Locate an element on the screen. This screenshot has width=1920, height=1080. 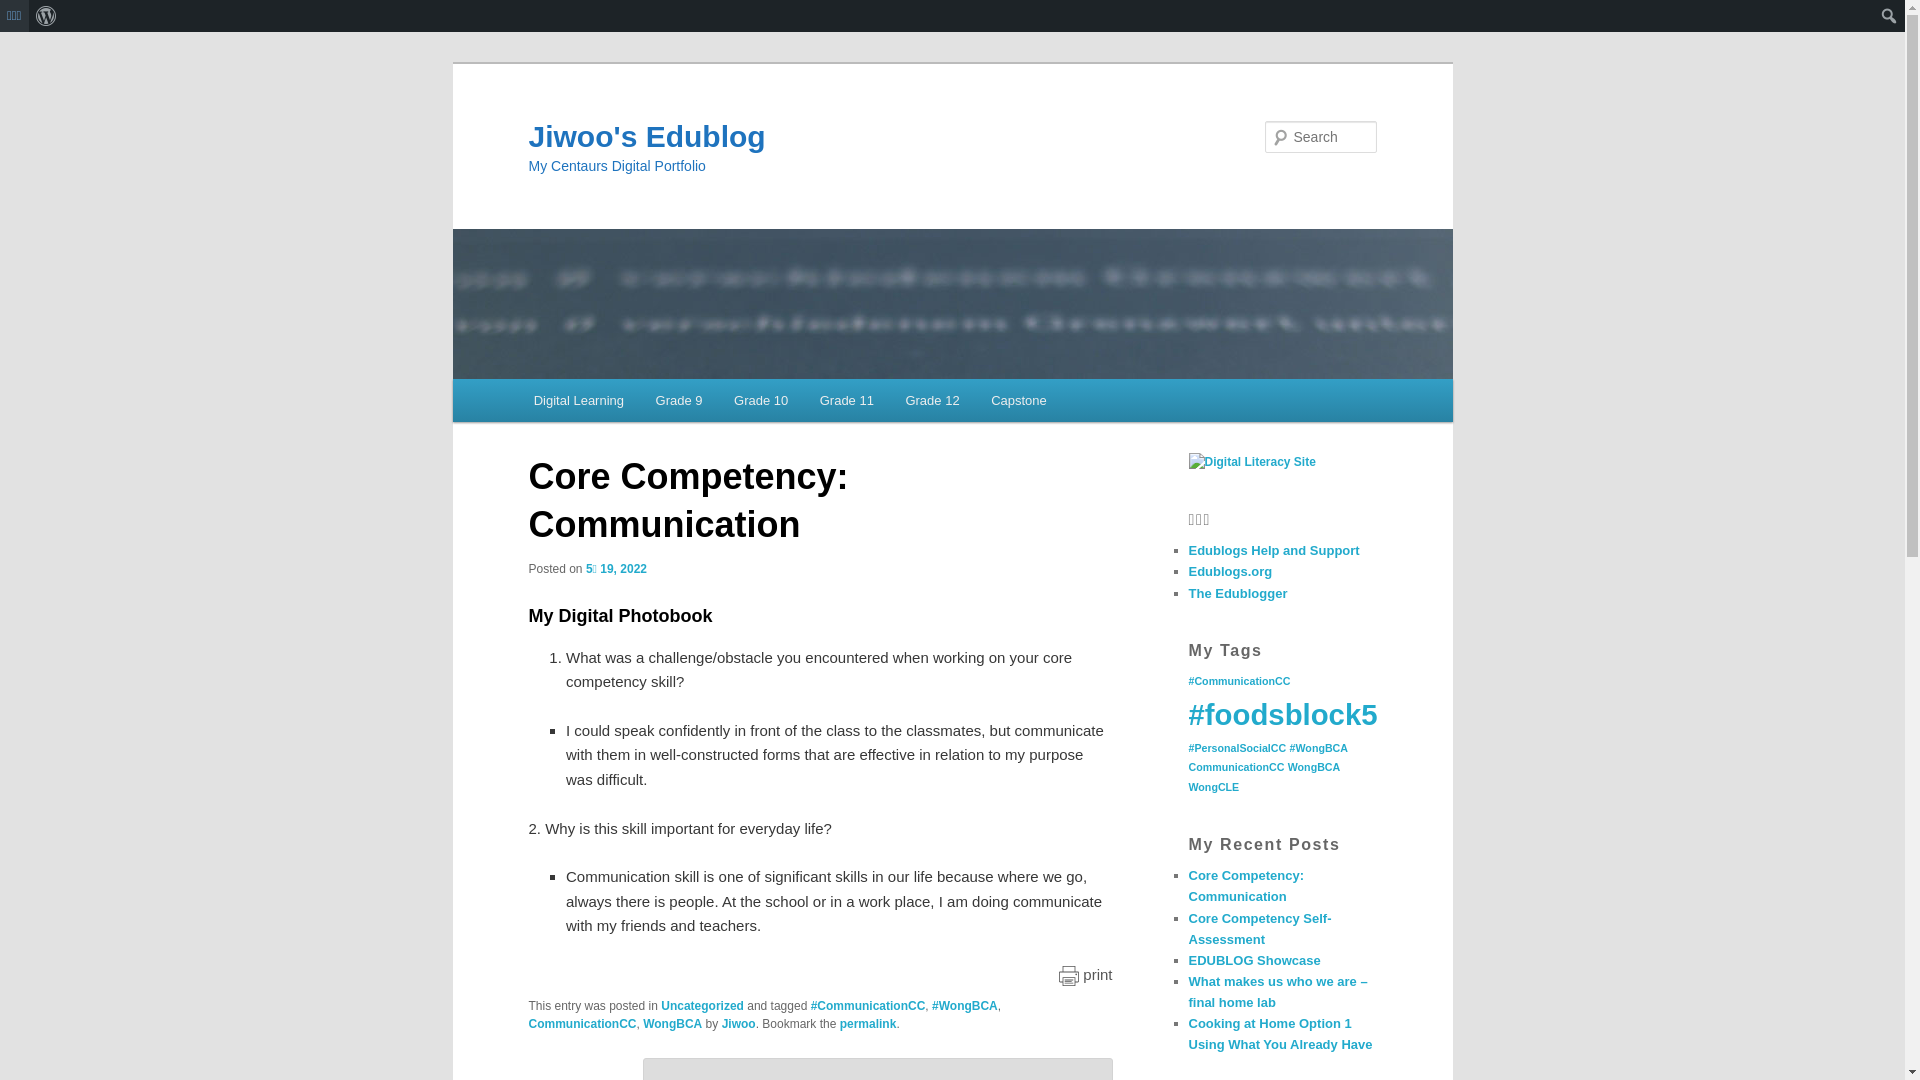
'Jiwoo' is located at coordinates (738, 1023).